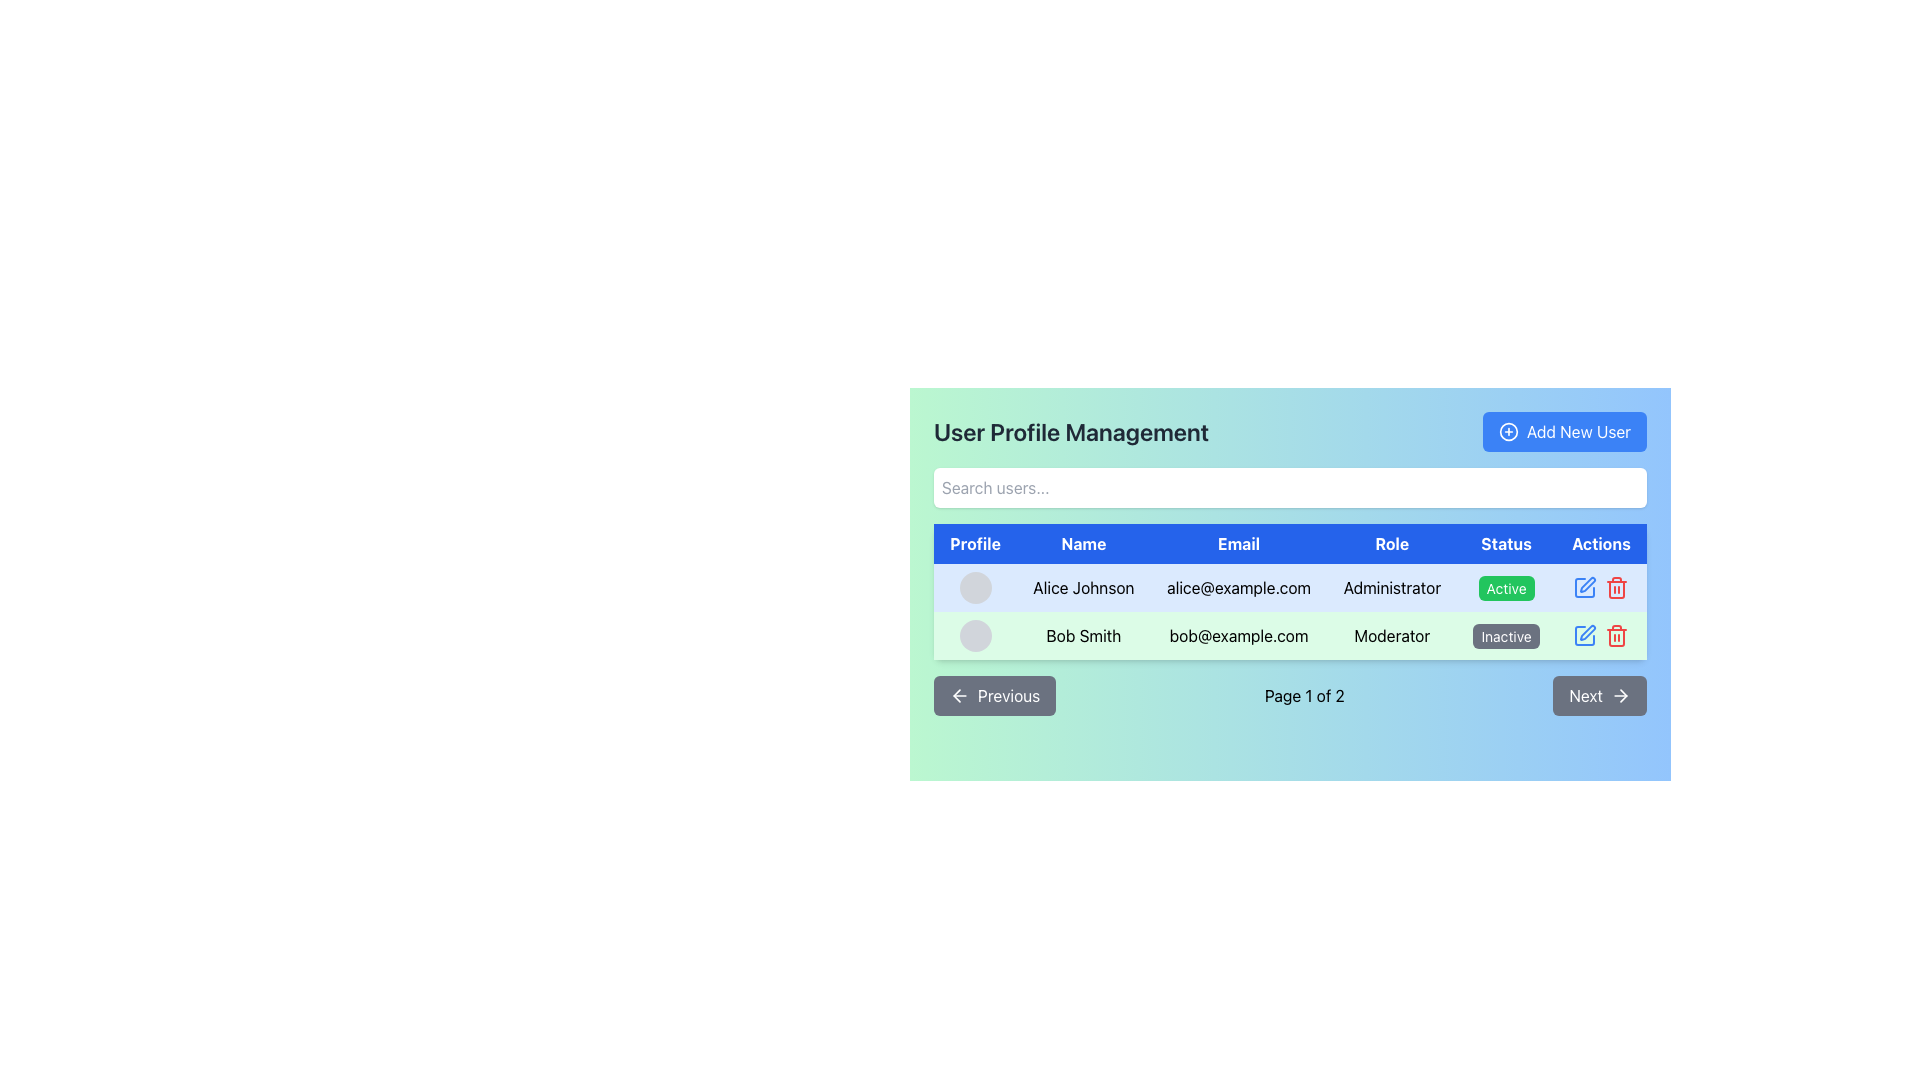 The width and height of the screenshot is (1920, 1080). I want to click on the 'Profile' column header in the table to sort the column, so click(975, 543).